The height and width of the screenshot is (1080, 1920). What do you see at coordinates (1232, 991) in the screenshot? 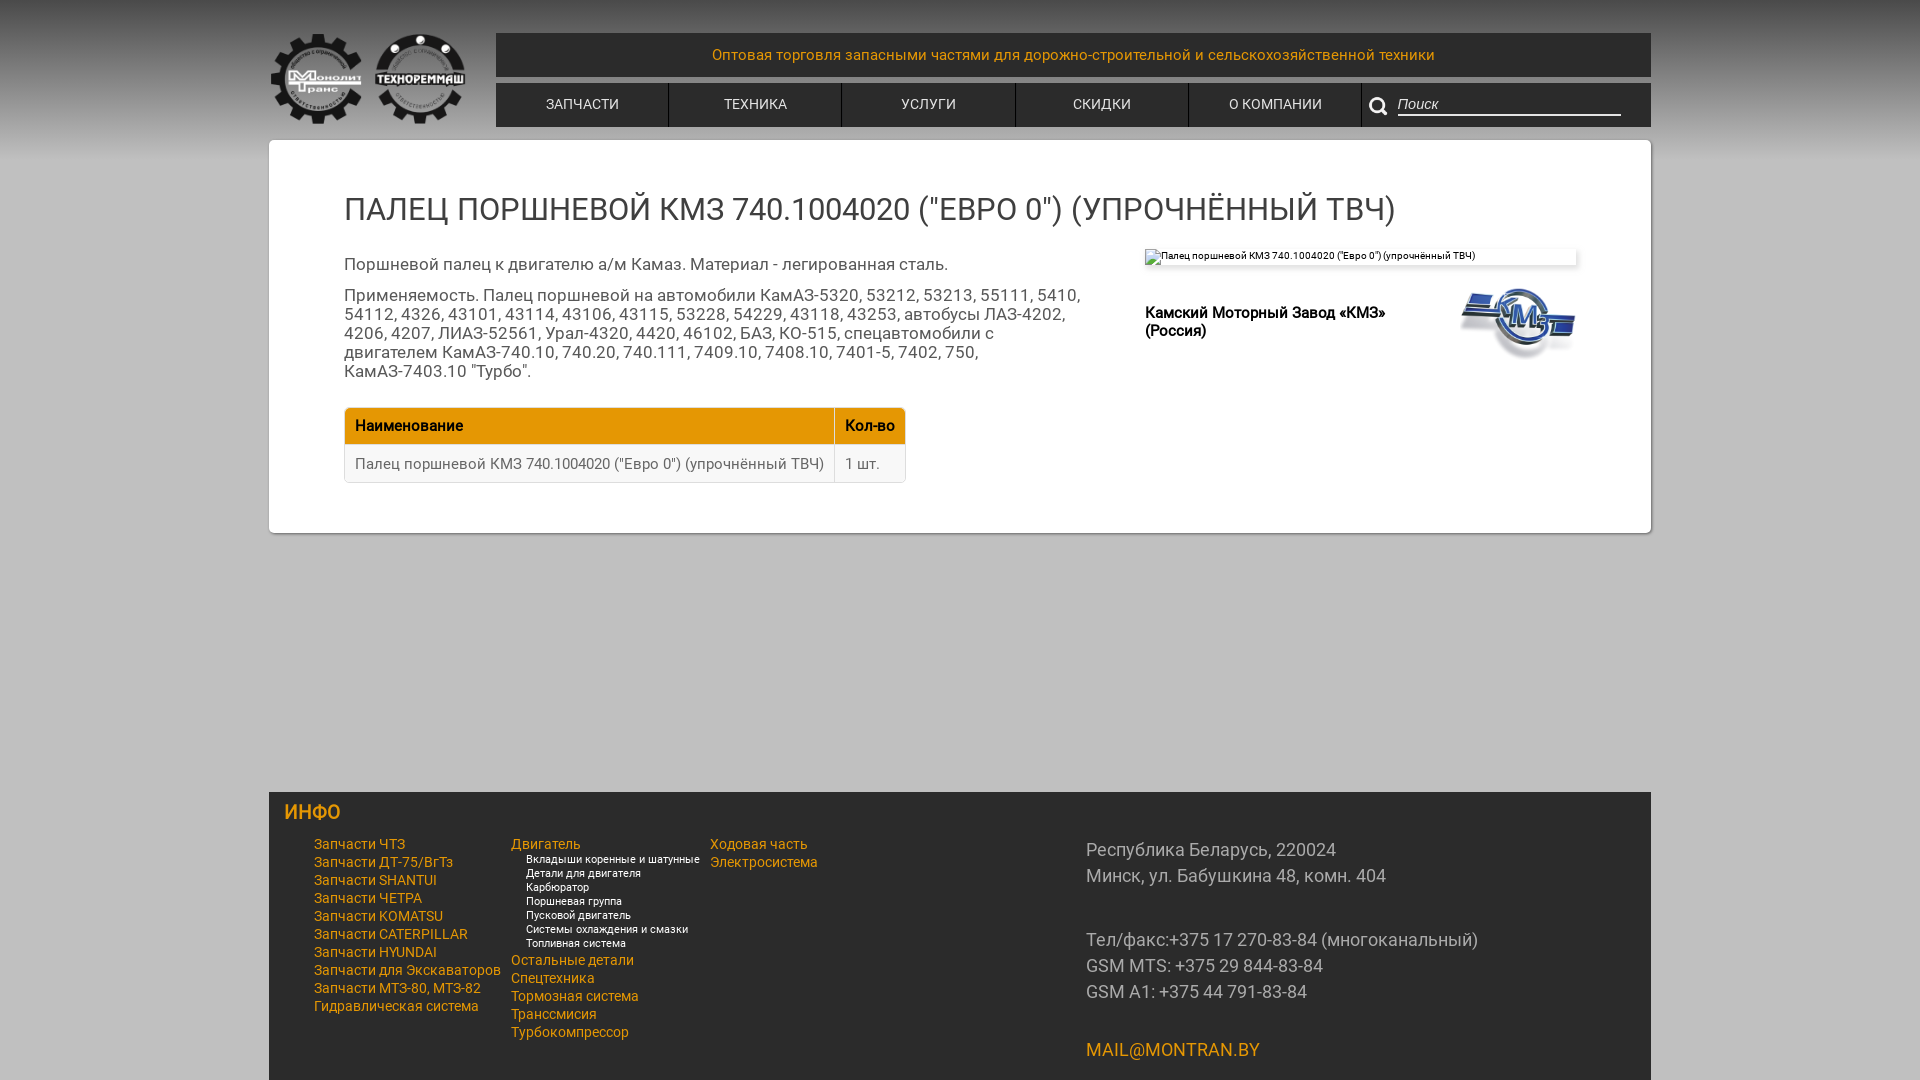
I see `'+375 44 791-83-84'` at bounding box center [1232, 991].